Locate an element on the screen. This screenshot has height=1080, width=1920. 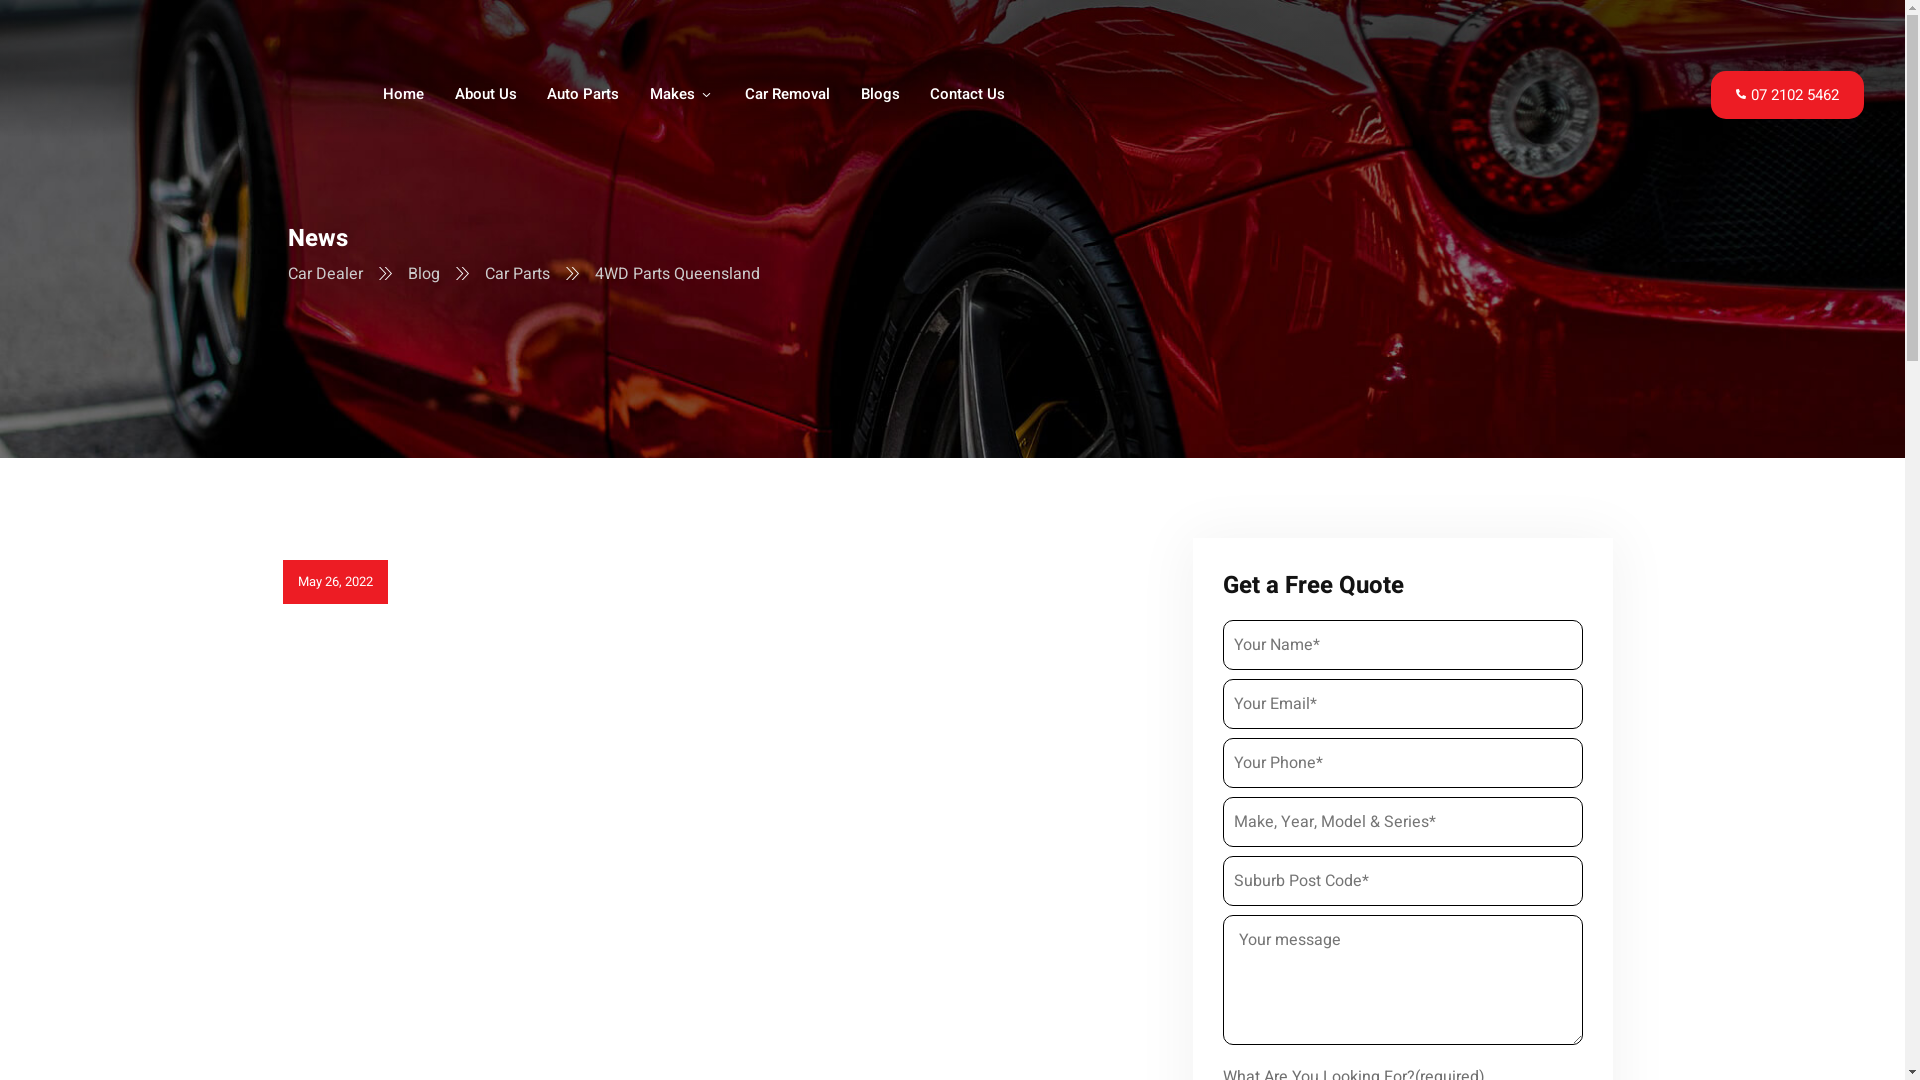
'Auto Parts' is located at coordinates (583, 95).